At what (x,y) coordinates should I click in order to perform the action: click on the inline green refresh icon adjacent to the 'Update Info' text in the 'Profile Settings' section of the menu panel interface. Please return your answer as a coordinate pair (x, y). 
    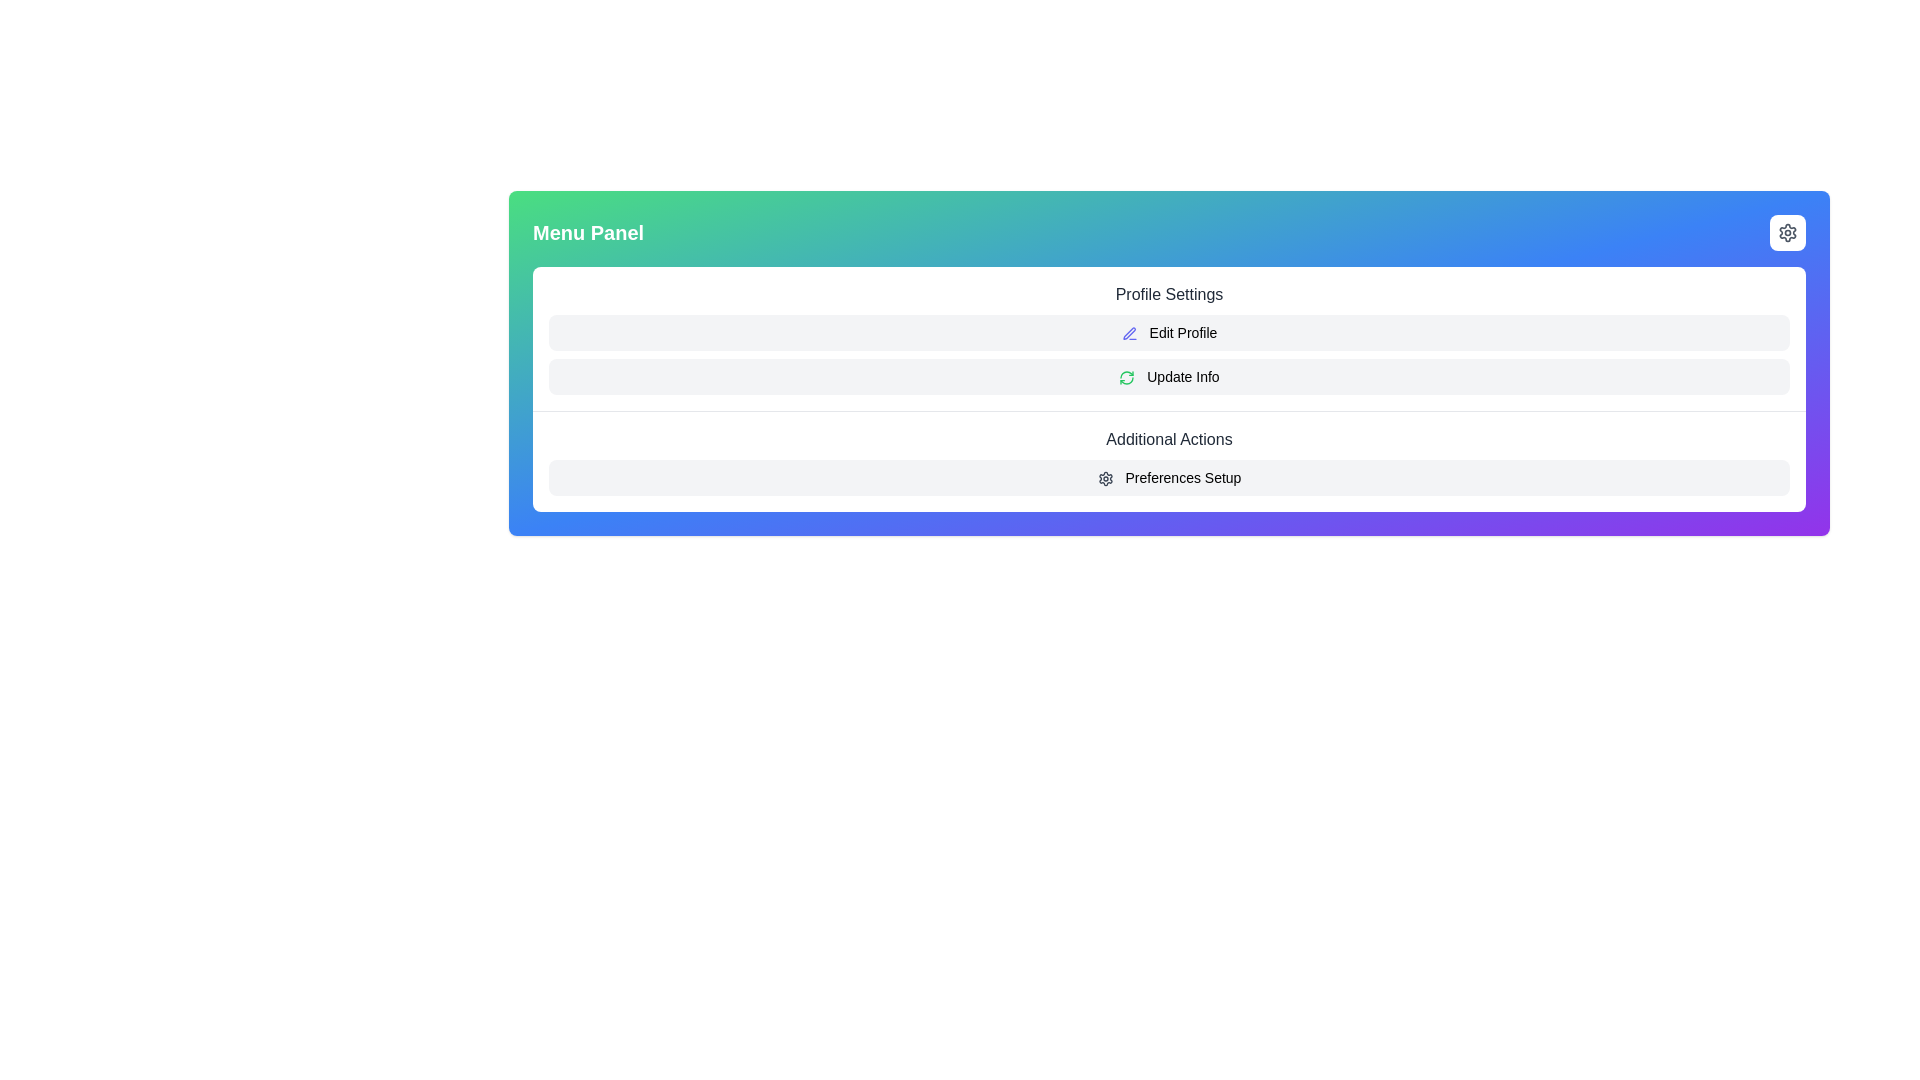
    Looking at the image, I should click on (1127, 378).